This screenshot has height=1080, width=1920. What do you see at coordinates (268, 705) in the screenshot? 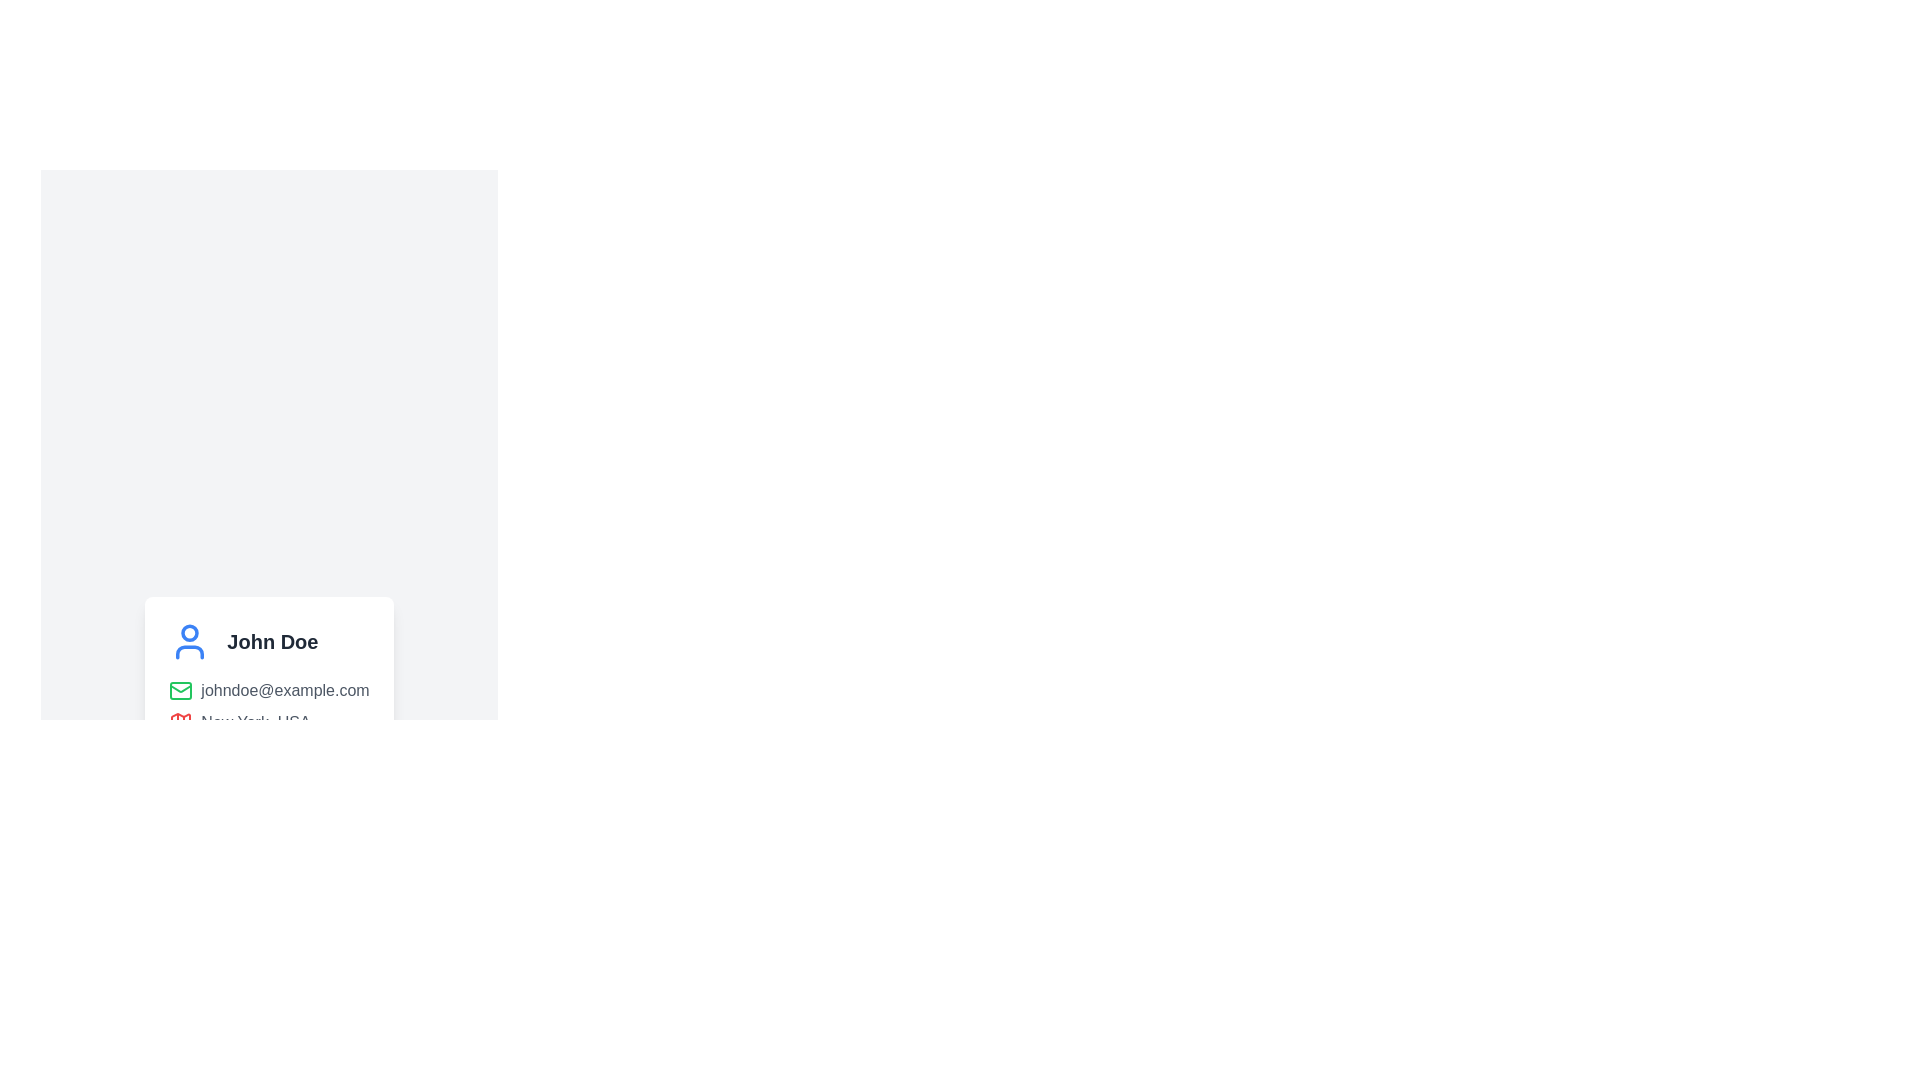
I see `the text block that provides the email address and location associated with the user, located under 'John Doe' and above the 'Contact' section in a card layout` at bounding box center [268, 705].